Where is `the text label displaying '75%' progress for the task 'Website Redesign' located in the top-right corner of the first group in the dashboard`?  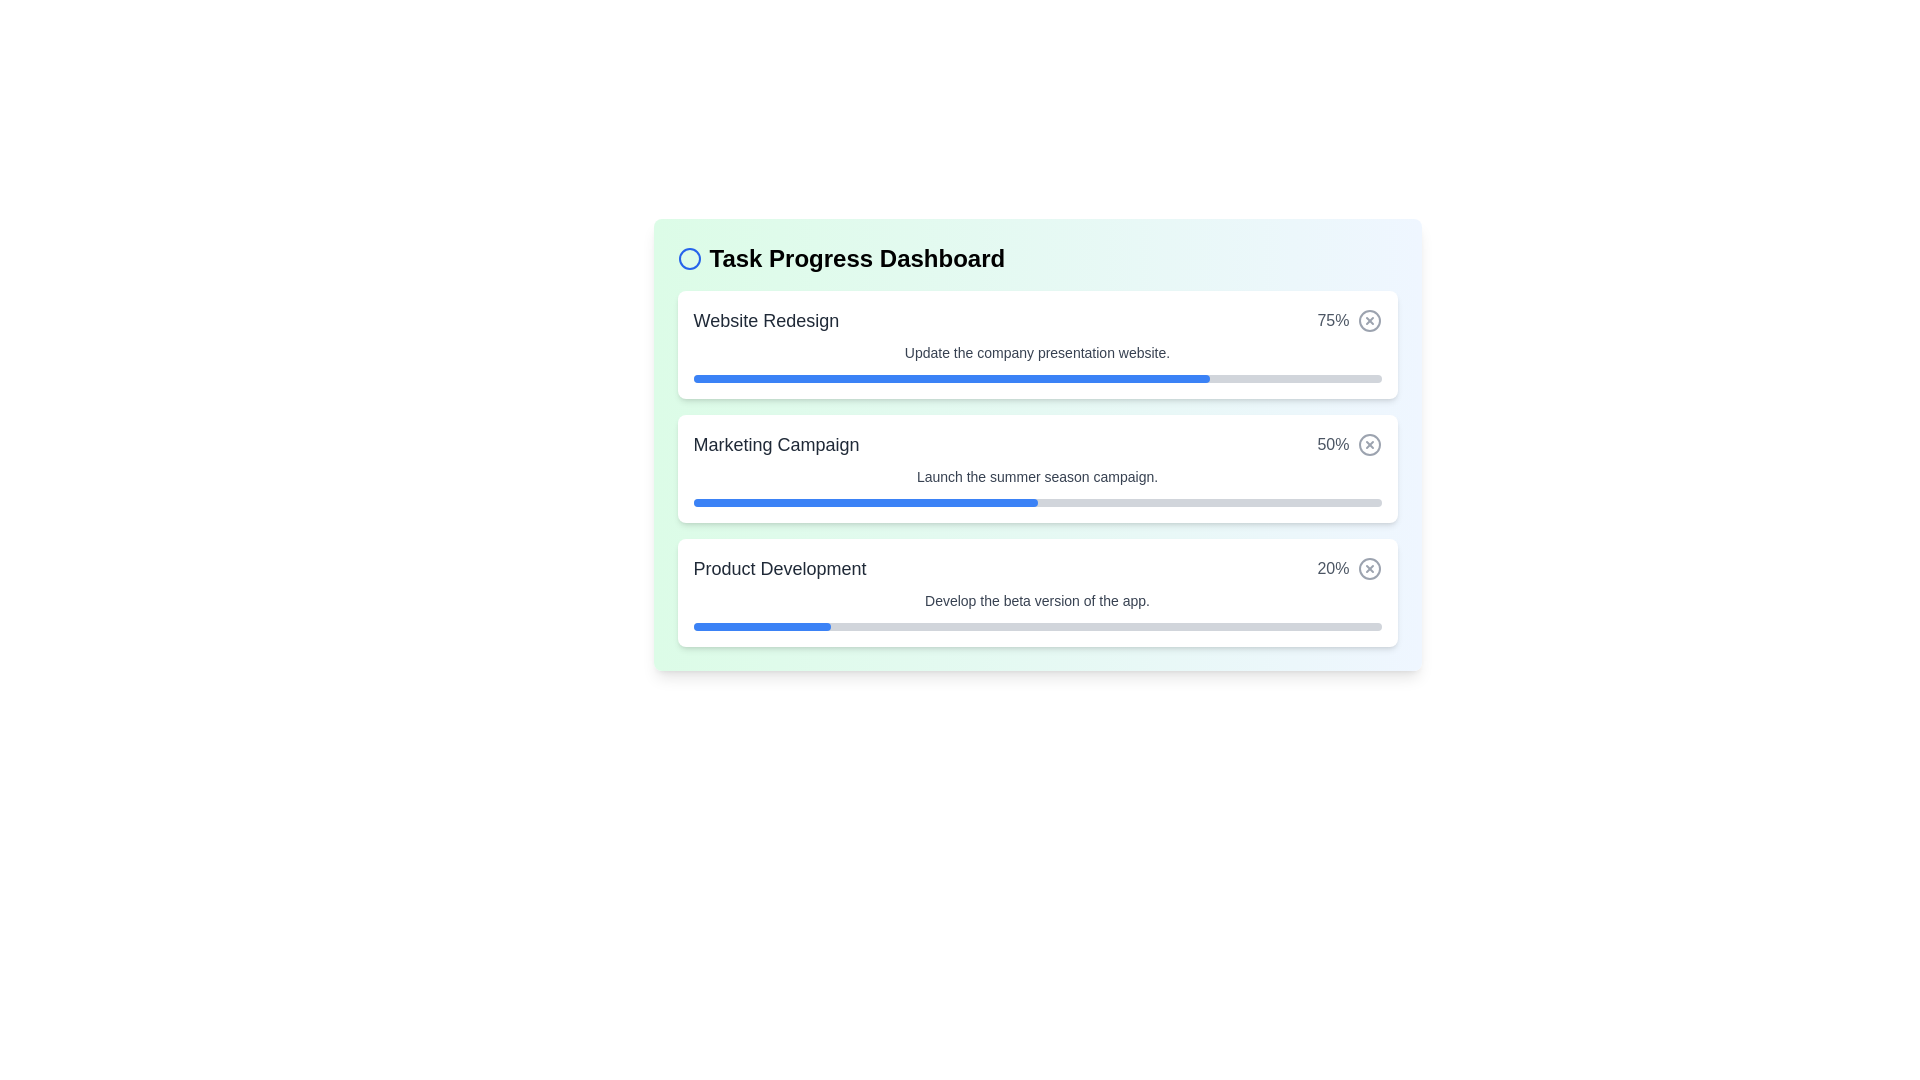
the text label displaying '75%' progress for the task 'Website Redesign' located in the top-right corner of the first group in the dashboard is located at coordinates (1349, 319).